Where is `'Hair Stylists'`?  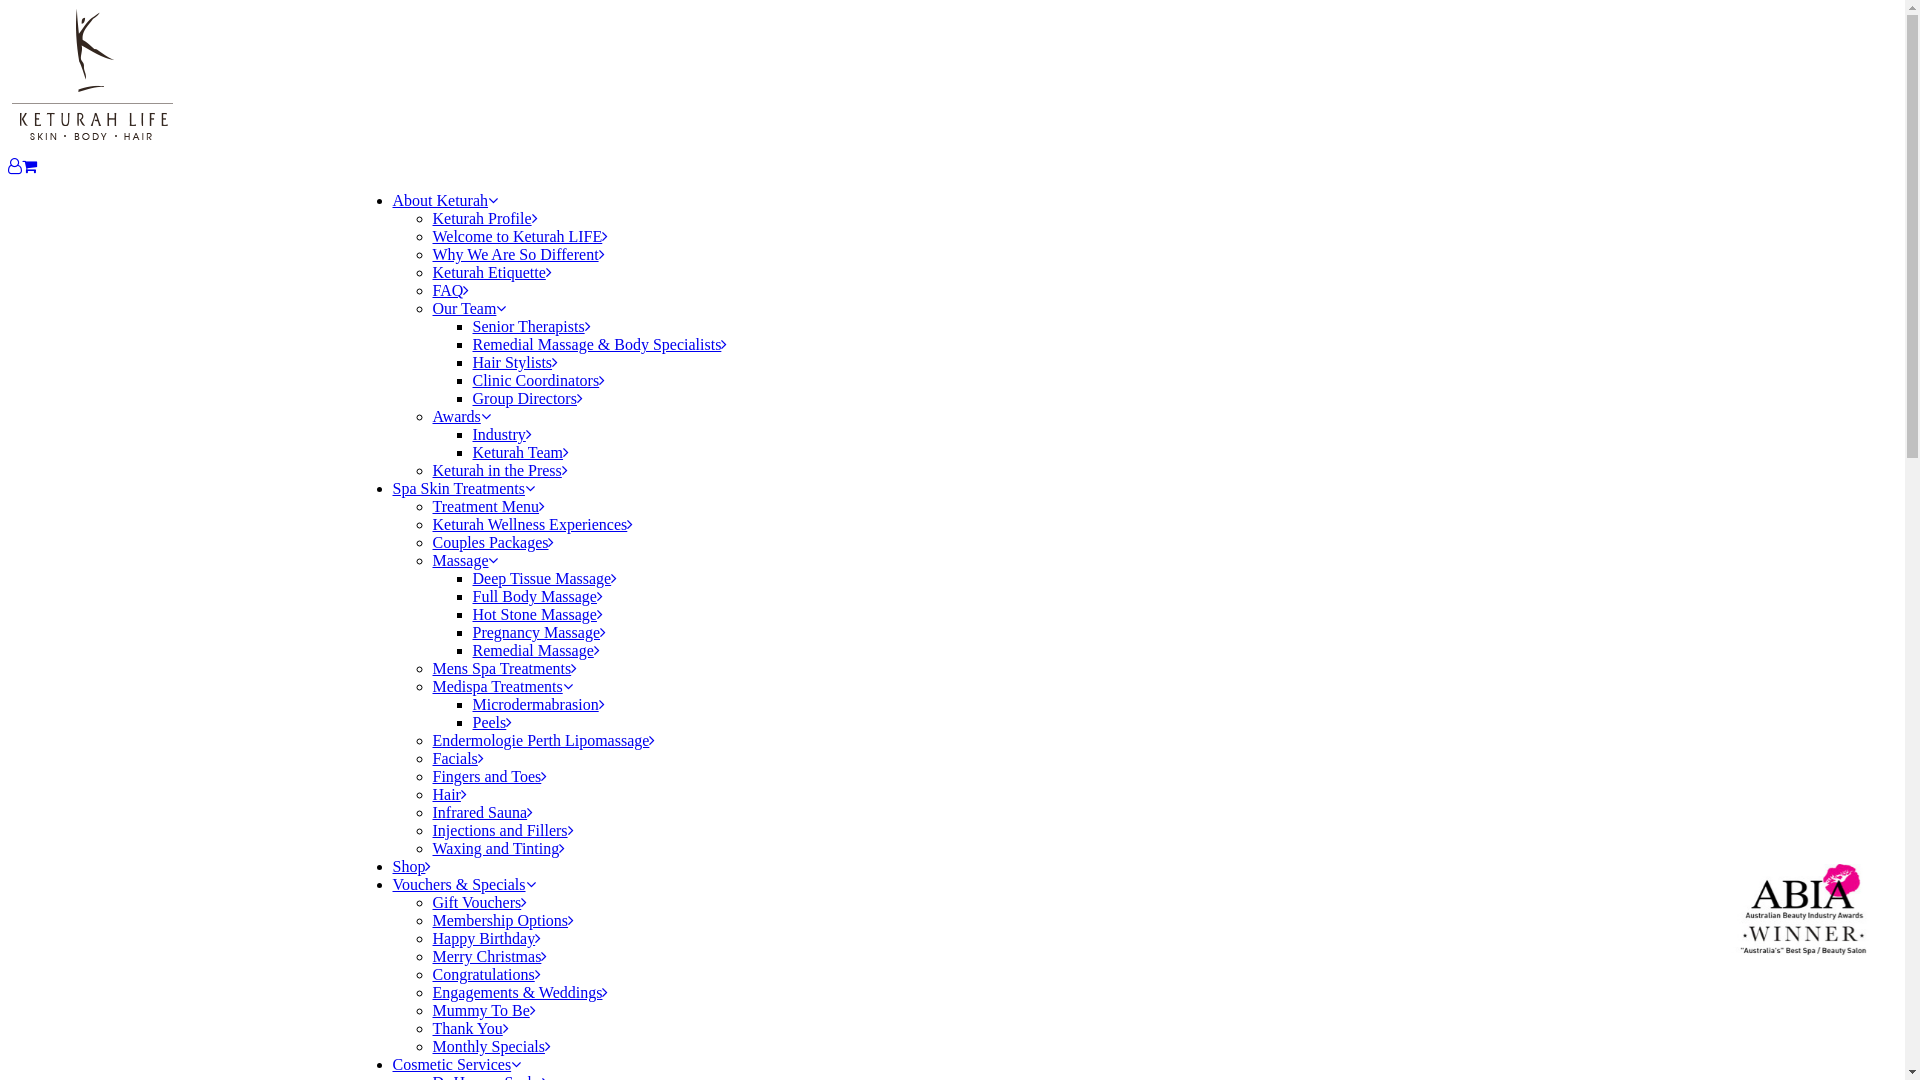 'Hair Stylists' is located at coordinates (514, 362).